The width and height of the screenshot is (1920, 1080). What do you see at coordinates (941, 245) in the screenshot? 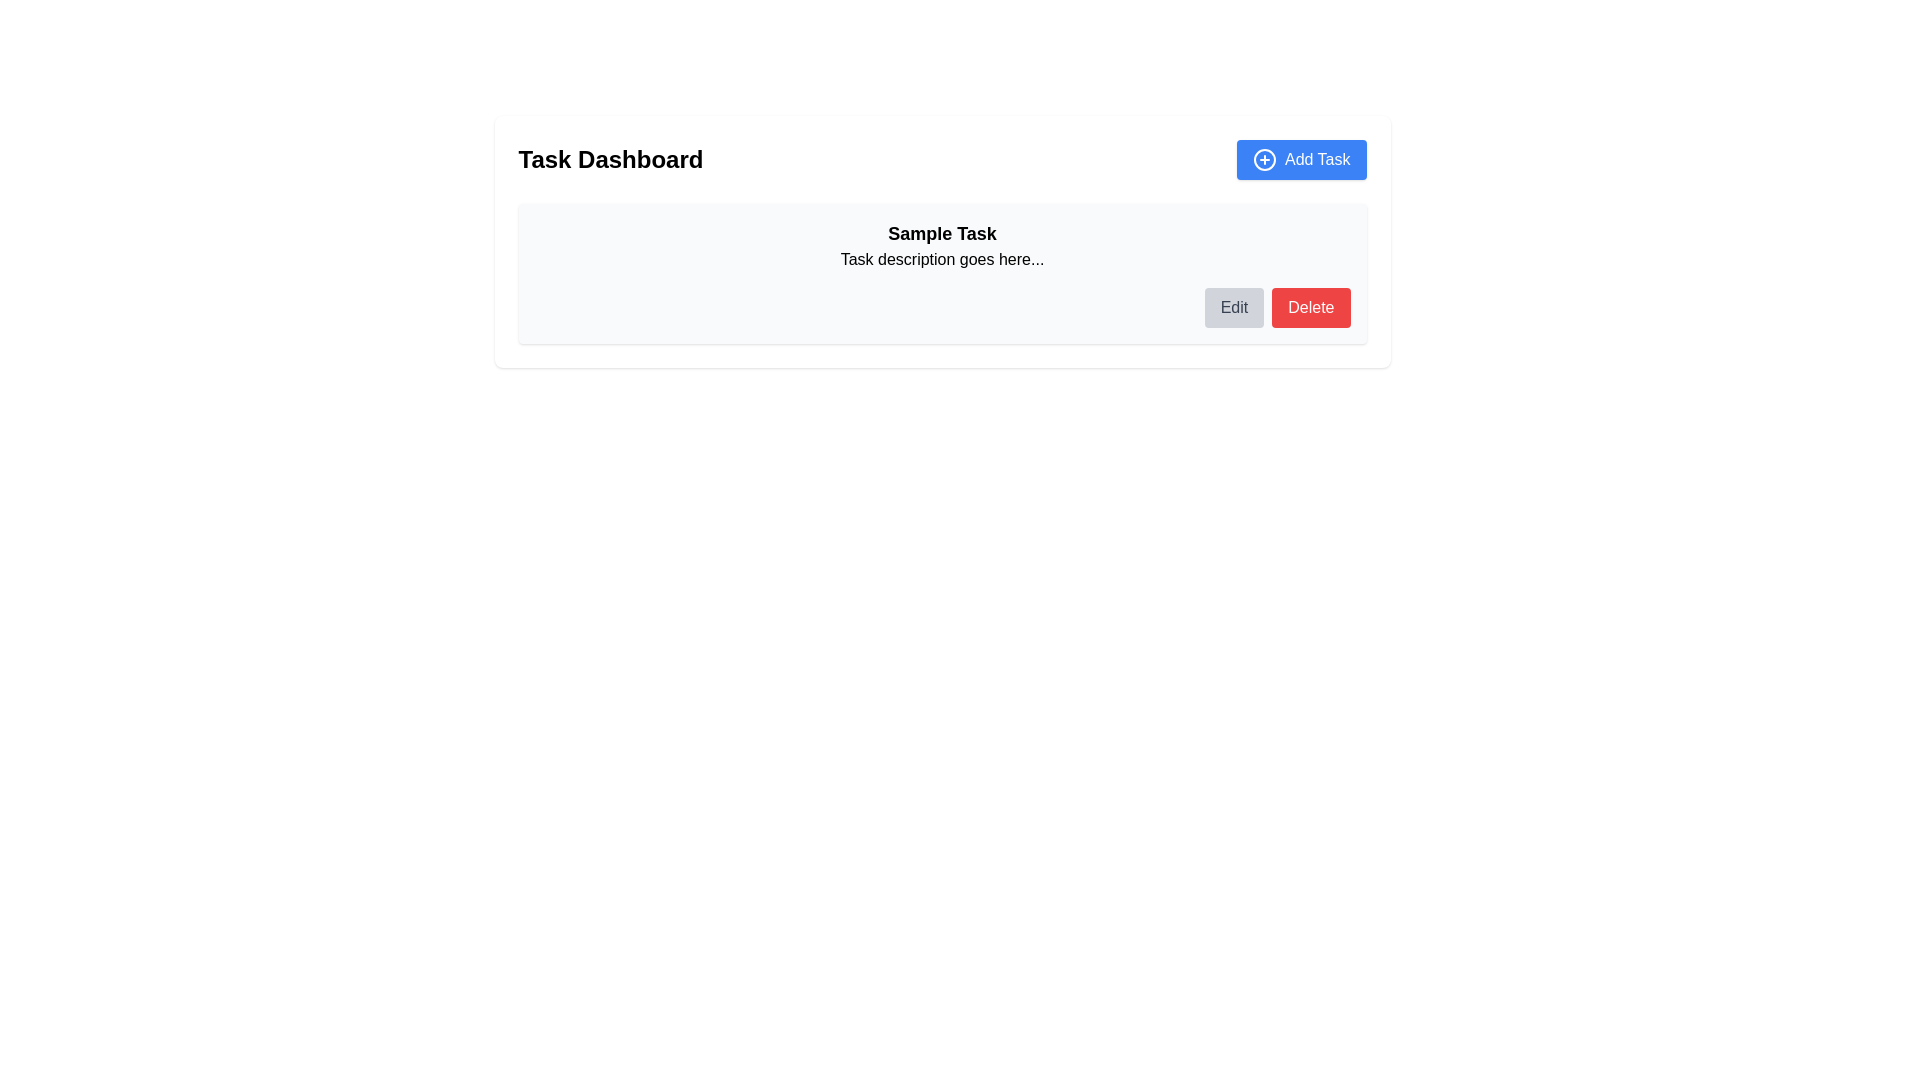
I see `the text block that provides the title and description of a task item within the task management interface to select and copy the content` at bounding box center [941, 245].